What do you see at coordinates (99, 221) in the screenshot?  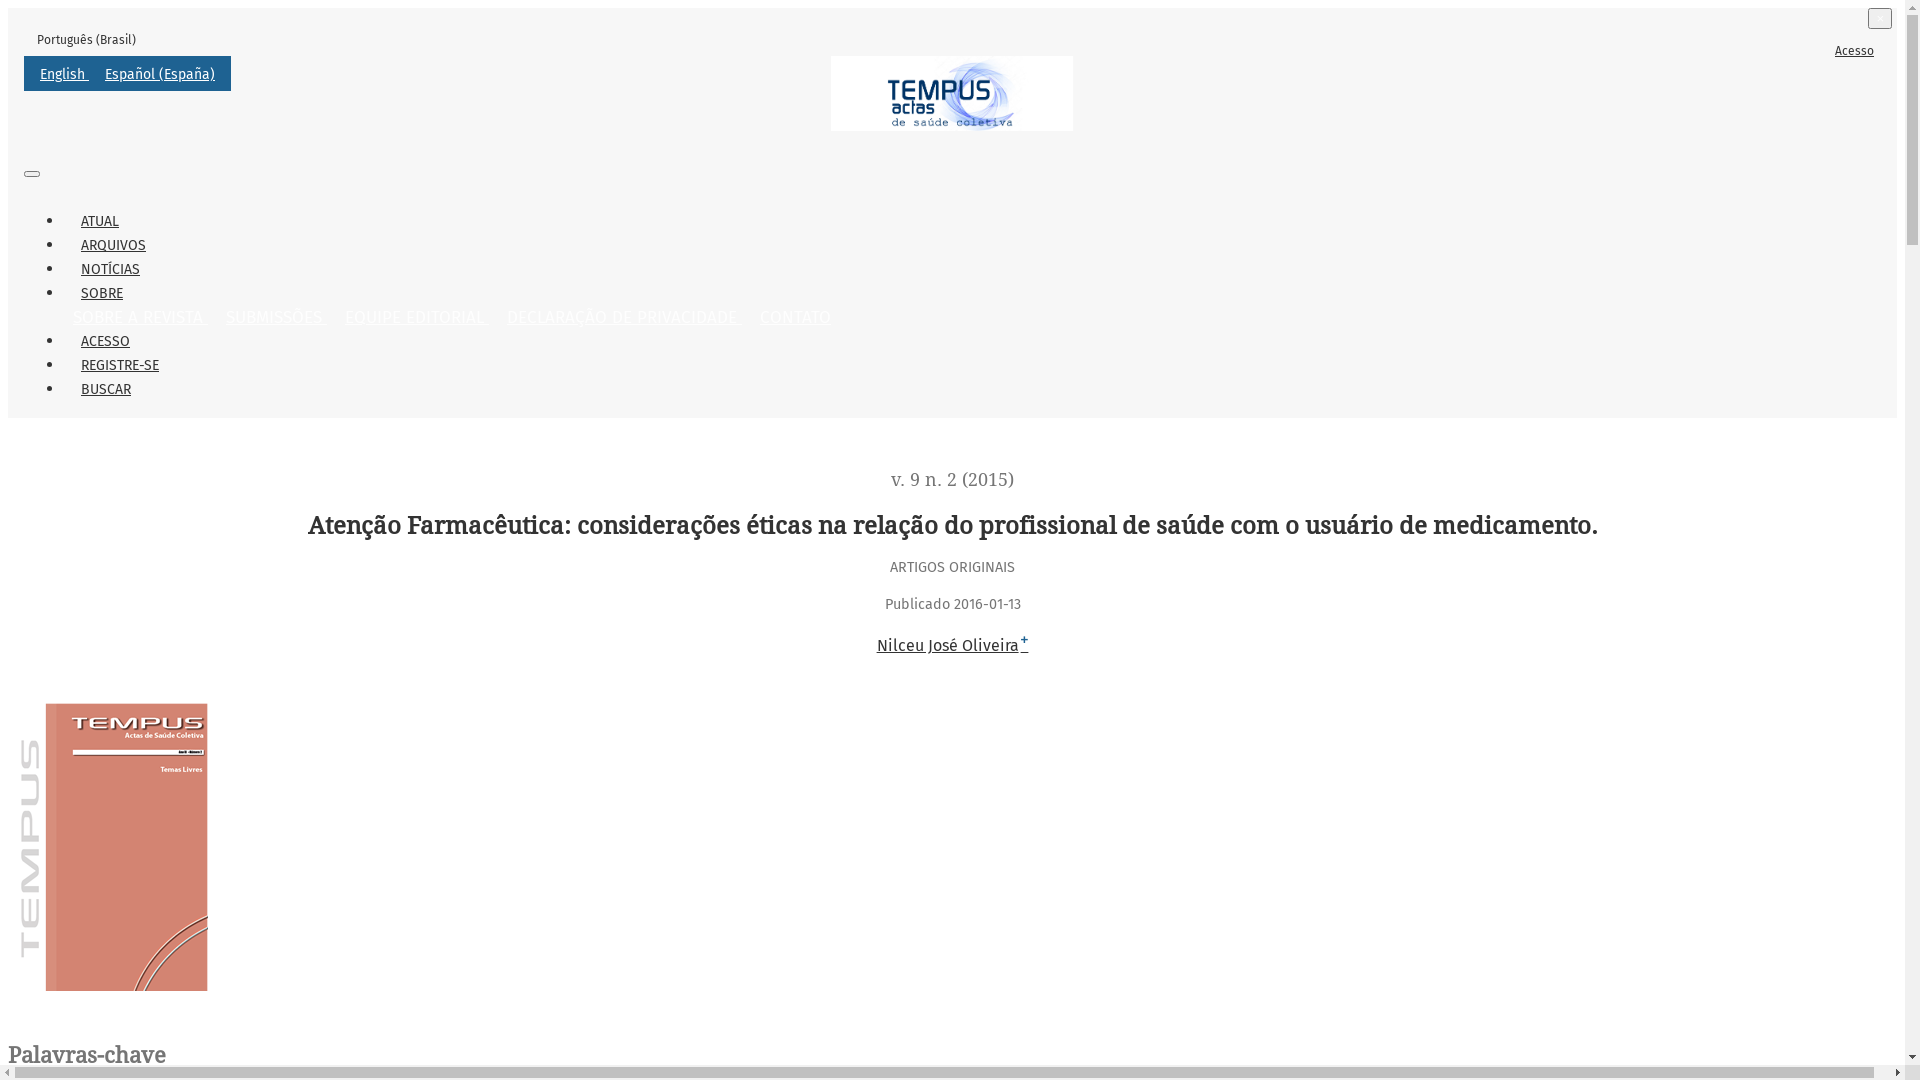 I see `'ATUAL'` at bounding box center [99, 221].